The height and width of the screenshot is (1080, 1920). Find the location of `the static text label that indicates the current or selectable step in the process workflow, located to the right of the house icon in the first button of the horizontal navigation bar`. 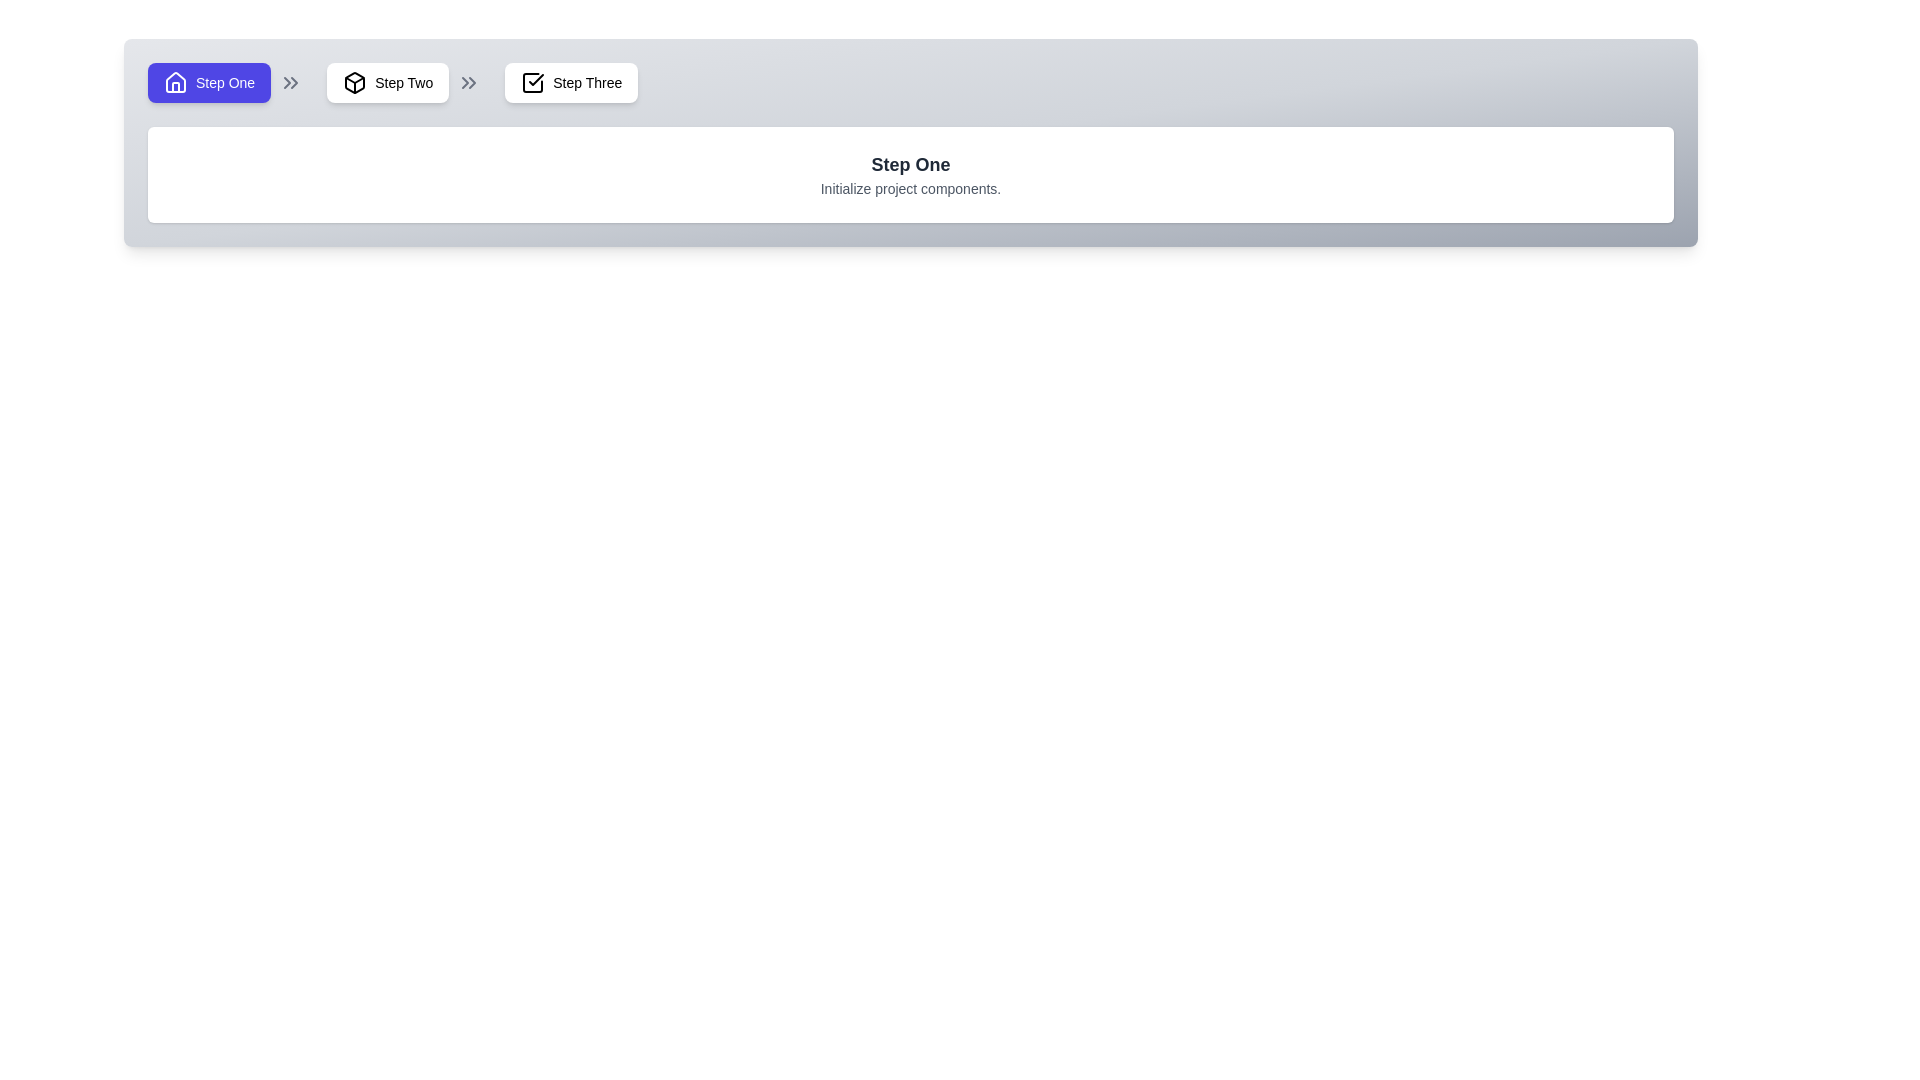

the static text label that indicates the current or selectable step in the process workflow, located to the right of the house icon in the first button of the horizontal navigation bar is located at coordinates (225, 82).